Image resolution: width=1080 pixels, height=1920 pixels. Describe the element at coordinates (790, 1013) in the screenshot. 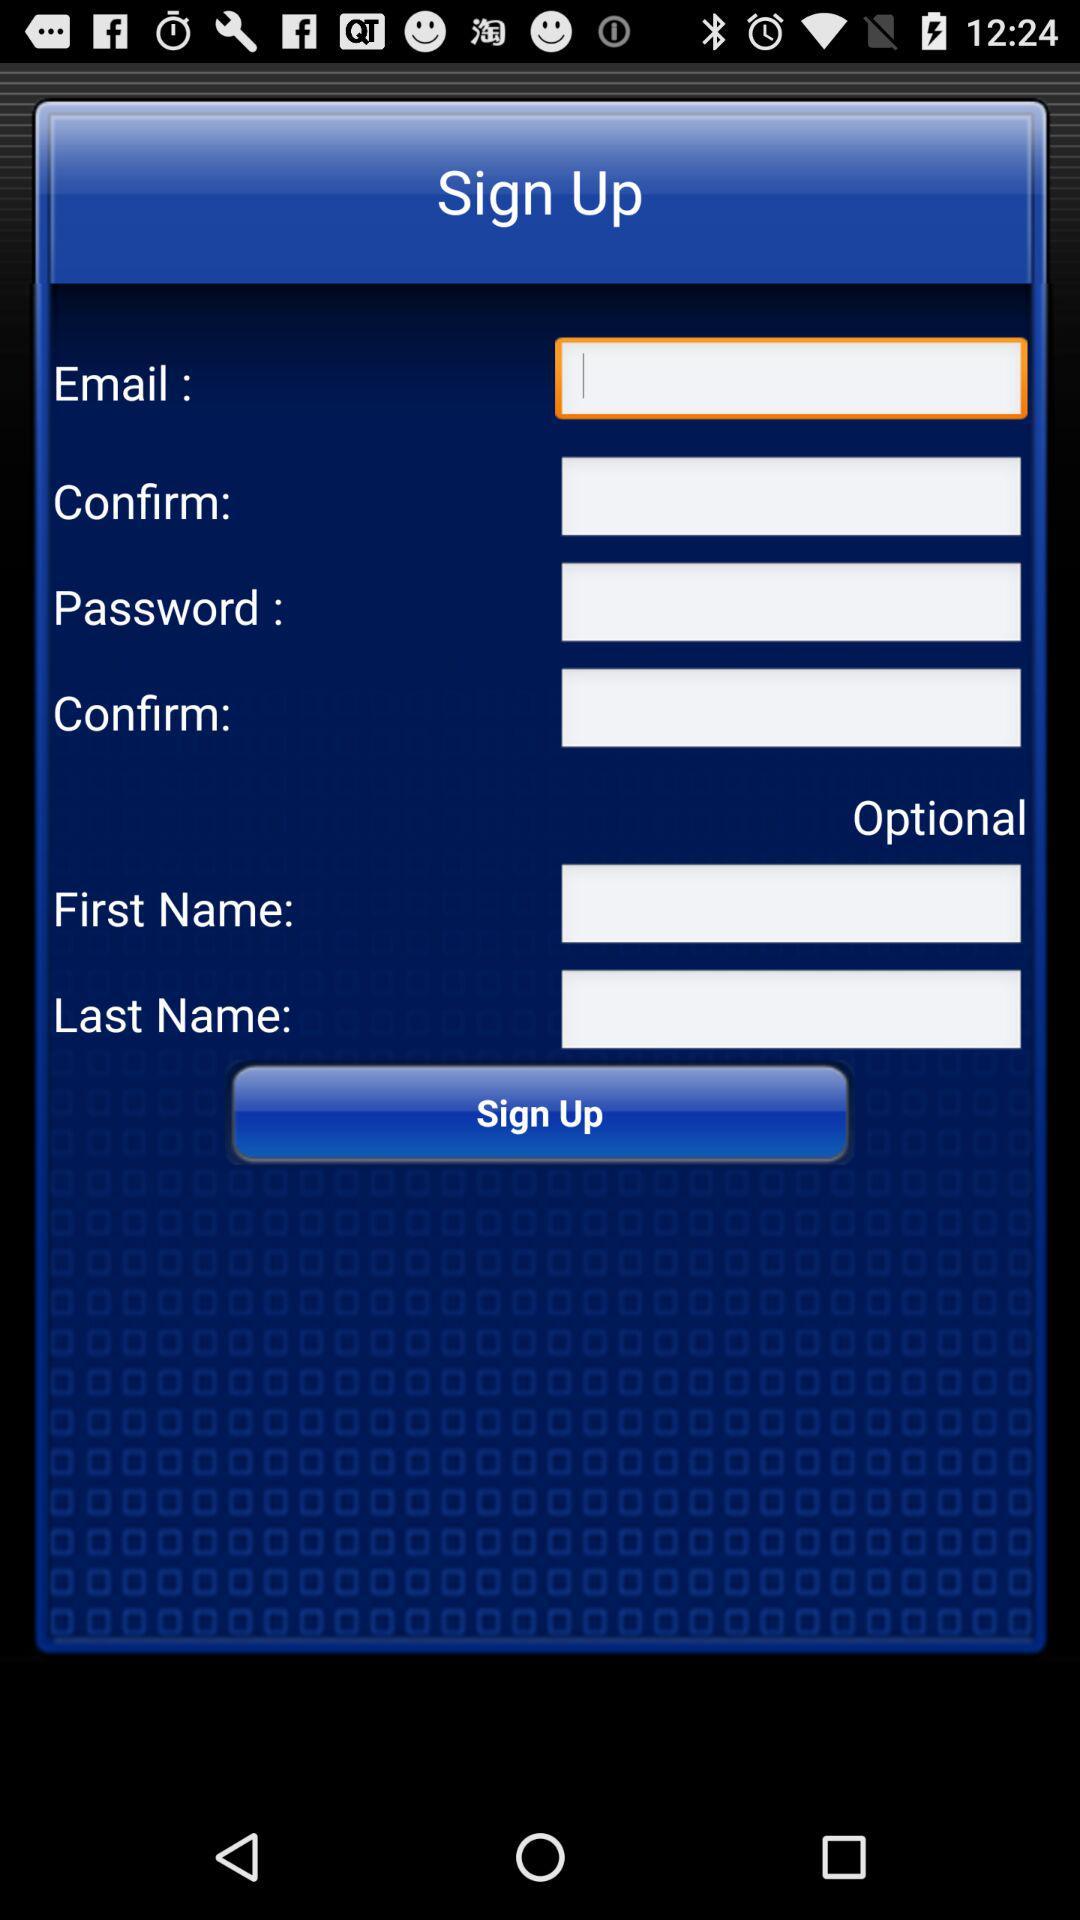

I see `autoplay option` at that location.